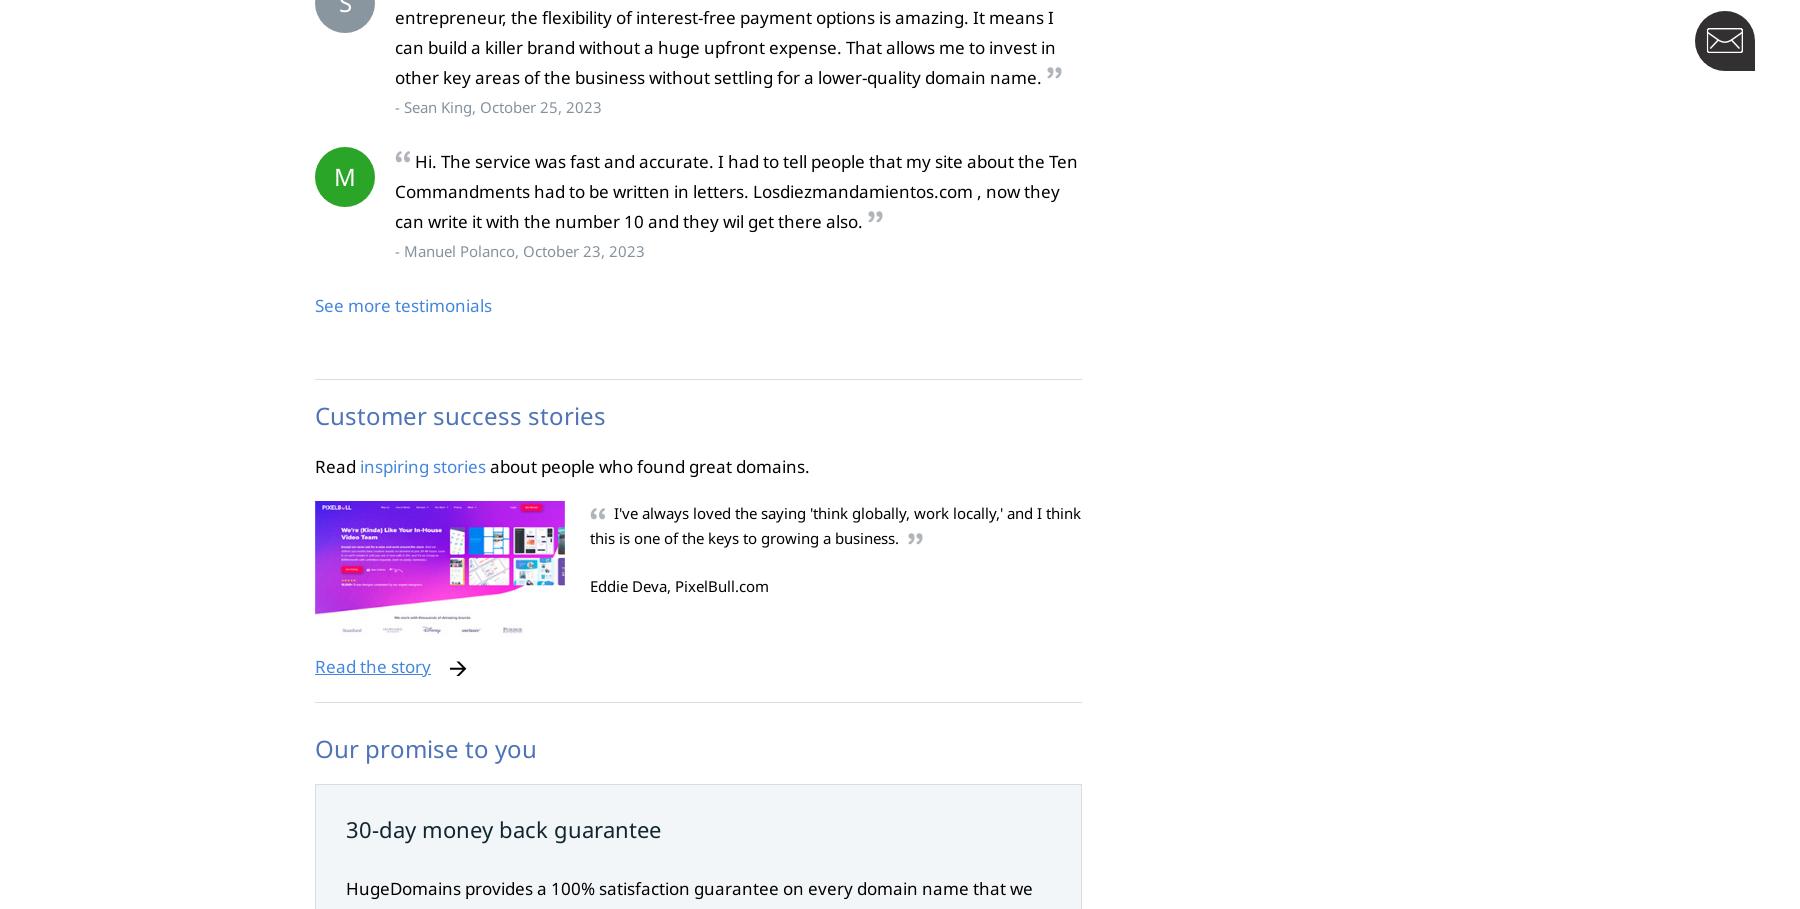 Image resolution: width=1800 pixels, height=909 pixels. What do you see at coordinates (459, 415) in the screenshot?
I see `'Customer success stories'` at bounding box center [459, 415].